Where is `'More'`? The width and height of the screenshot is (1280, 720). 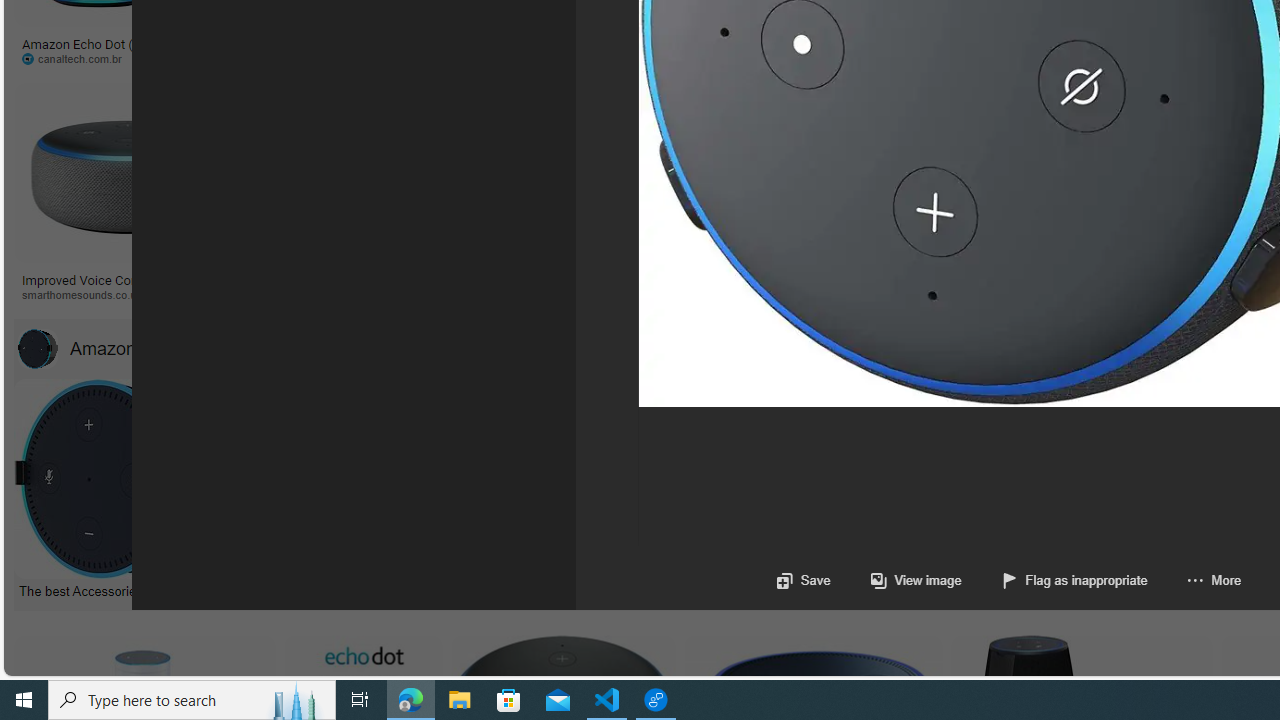
'More' is located at coordinates (1194, 580).